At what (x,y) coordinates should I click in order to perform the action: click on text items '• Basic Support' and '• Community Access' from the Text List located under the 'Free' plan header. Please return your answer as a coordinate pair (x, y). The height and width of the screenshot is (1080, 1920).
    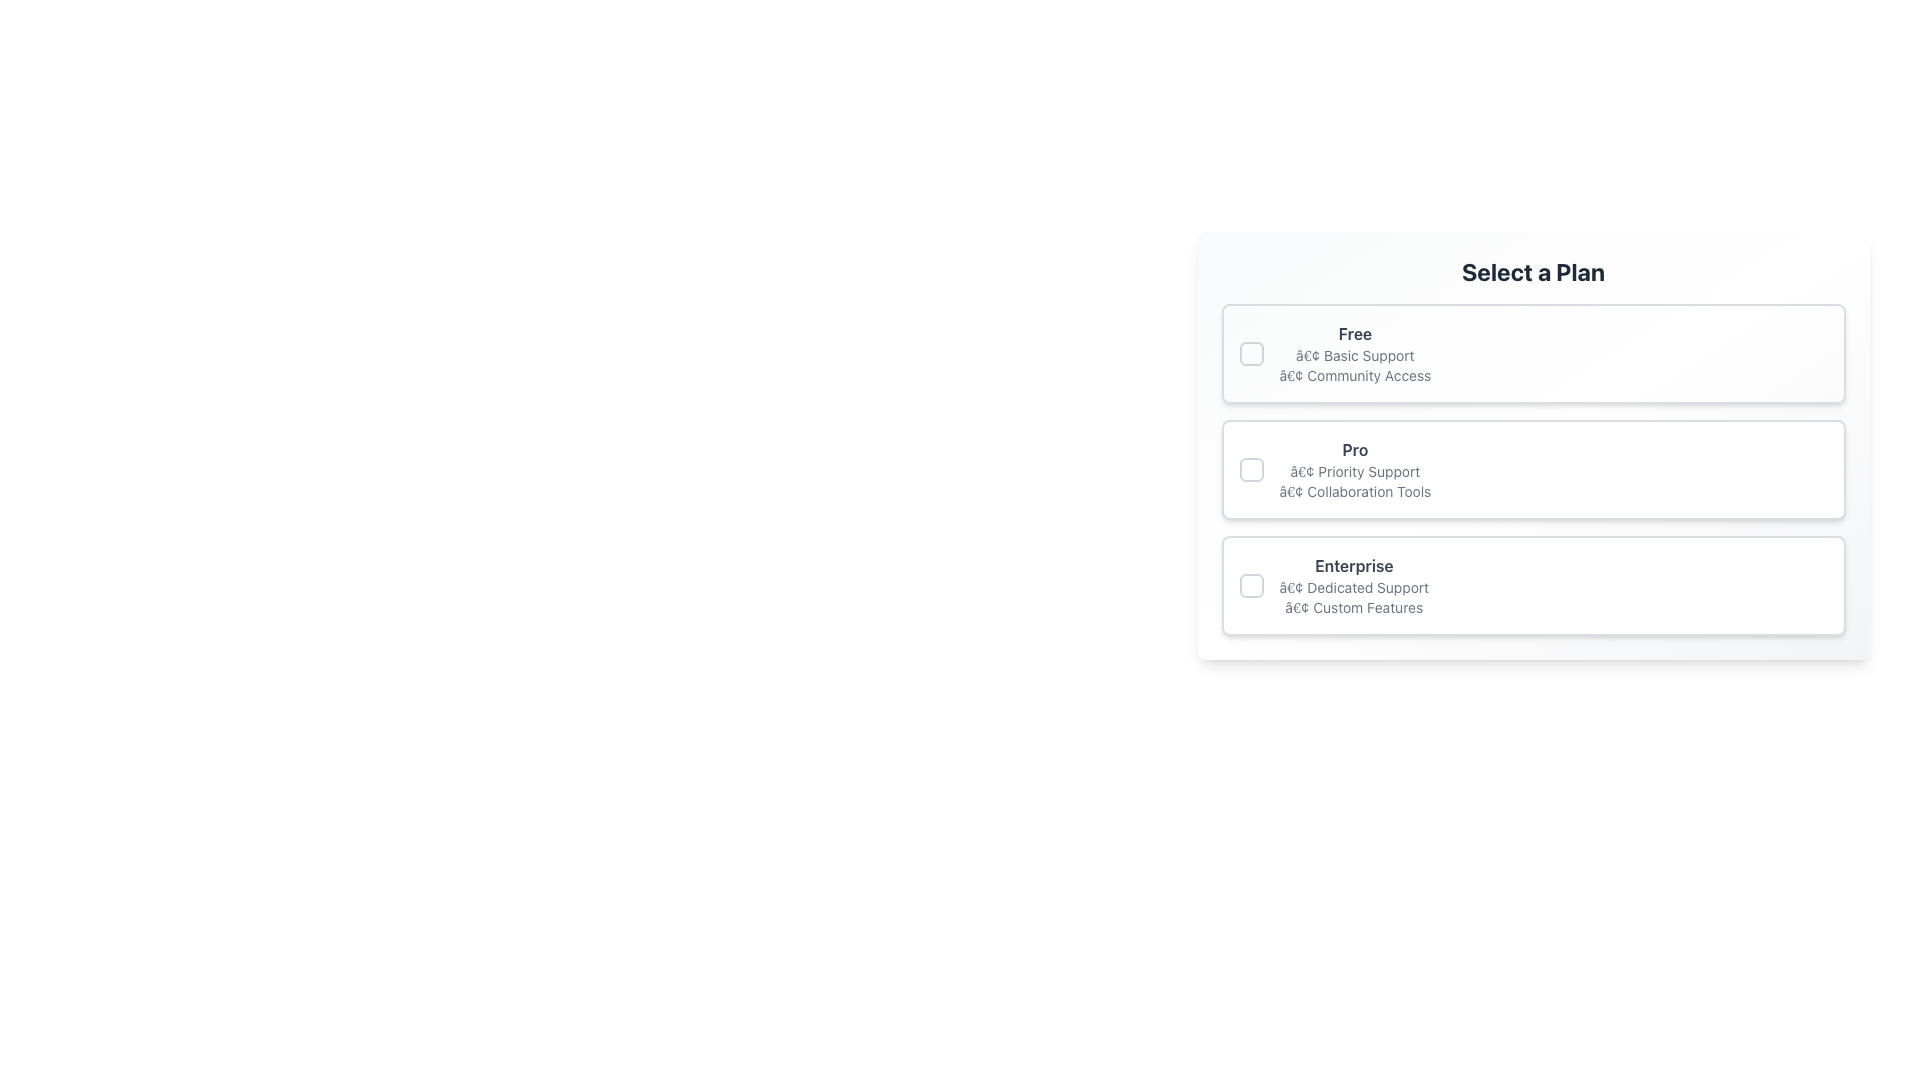
    Looking at the image, I should click on (1355, 366).